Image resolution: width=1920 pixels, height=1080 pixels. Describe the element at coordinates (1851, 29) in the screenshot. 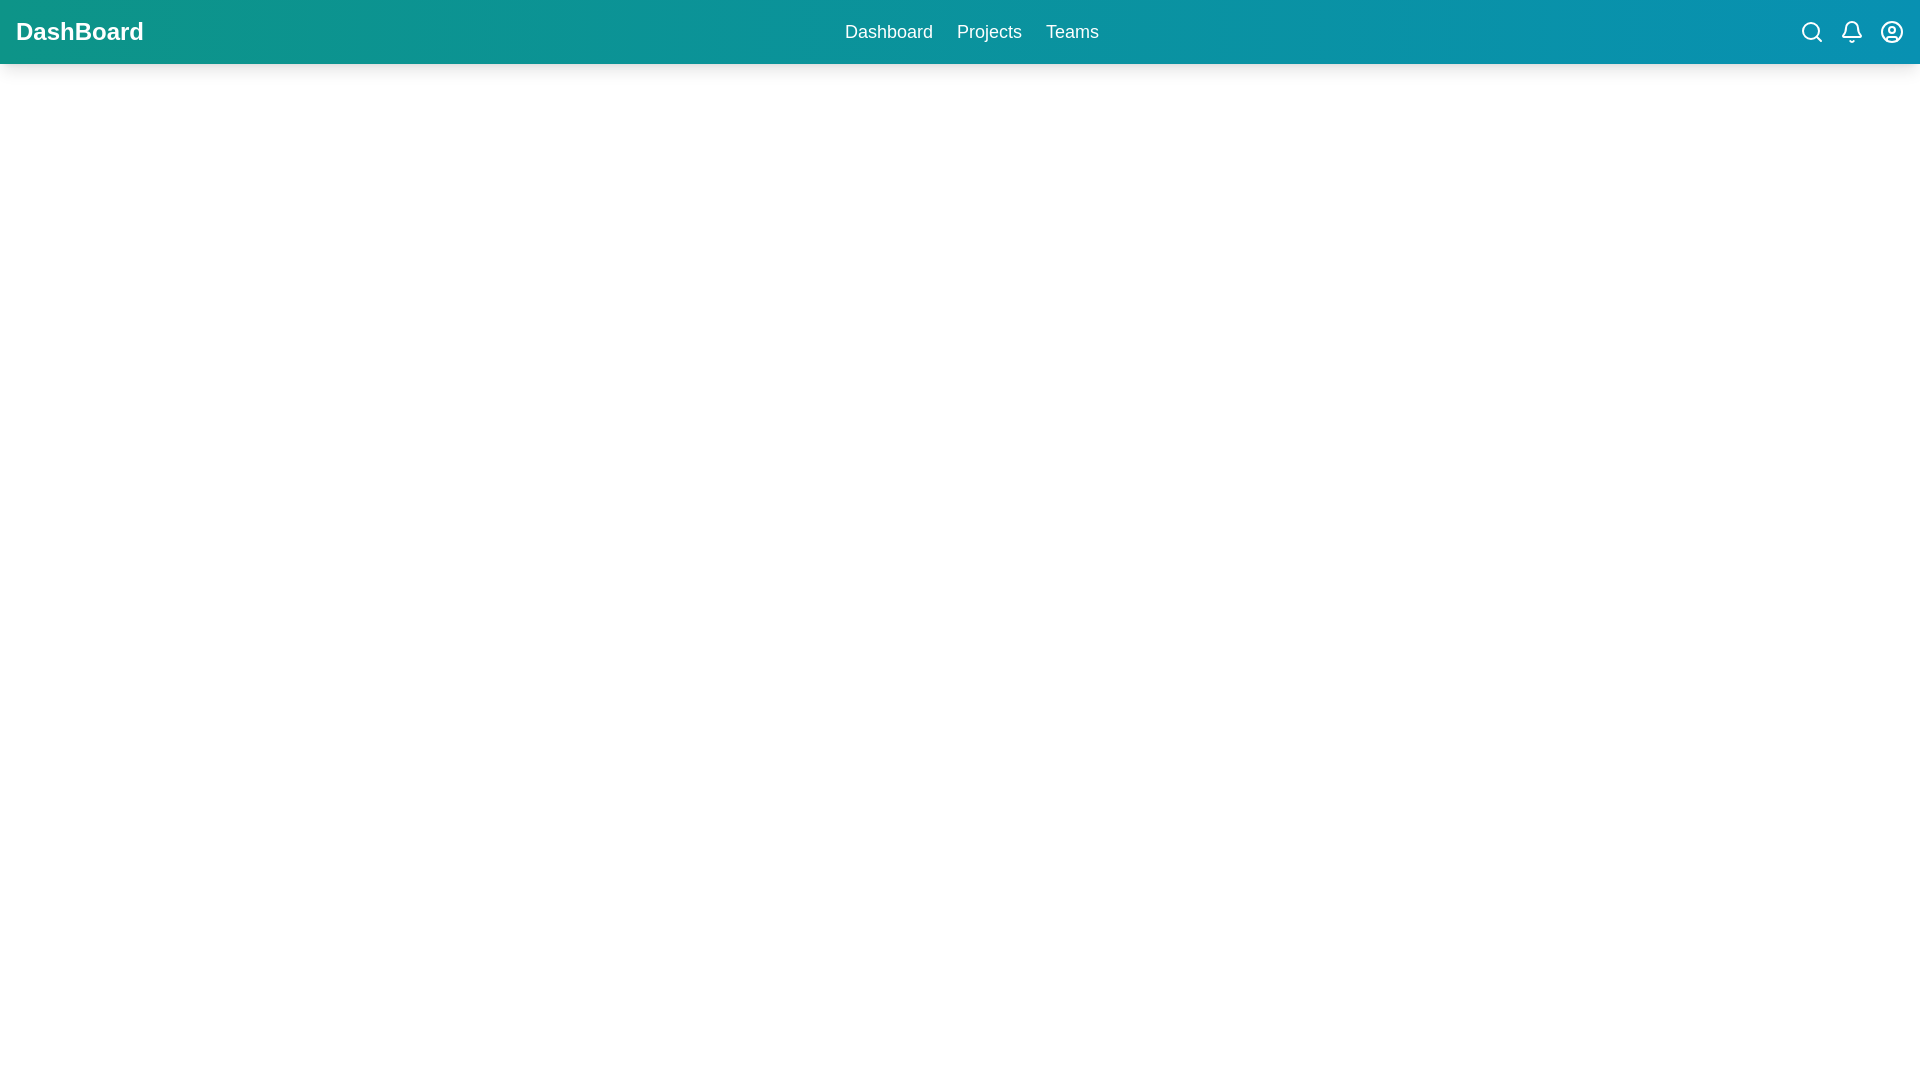

I see `the notification bell icon located in the upper-right corner of the application interface, styled in white against a teal background` at that location.